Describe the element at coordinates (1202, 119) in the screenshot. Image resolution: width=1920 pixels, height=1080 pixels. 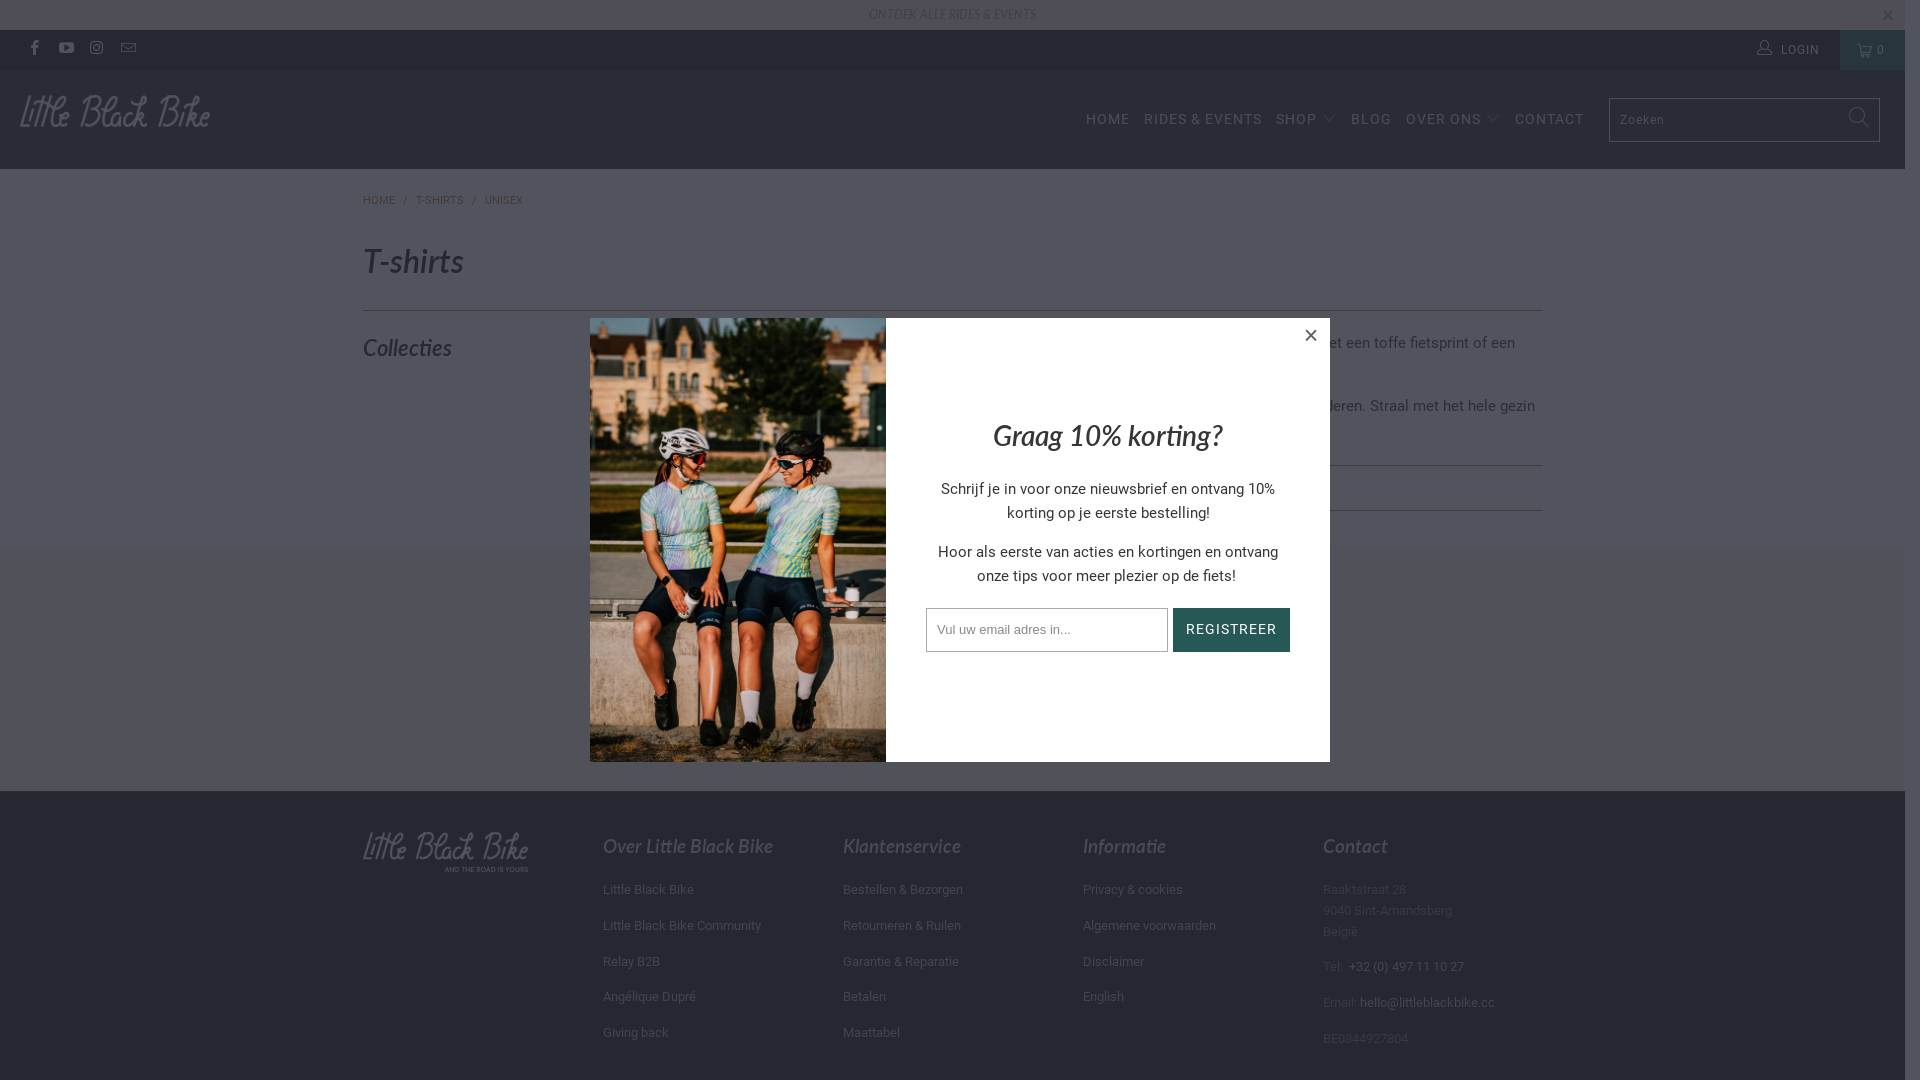
I see `'RIDES & EVENTS'` at that location.